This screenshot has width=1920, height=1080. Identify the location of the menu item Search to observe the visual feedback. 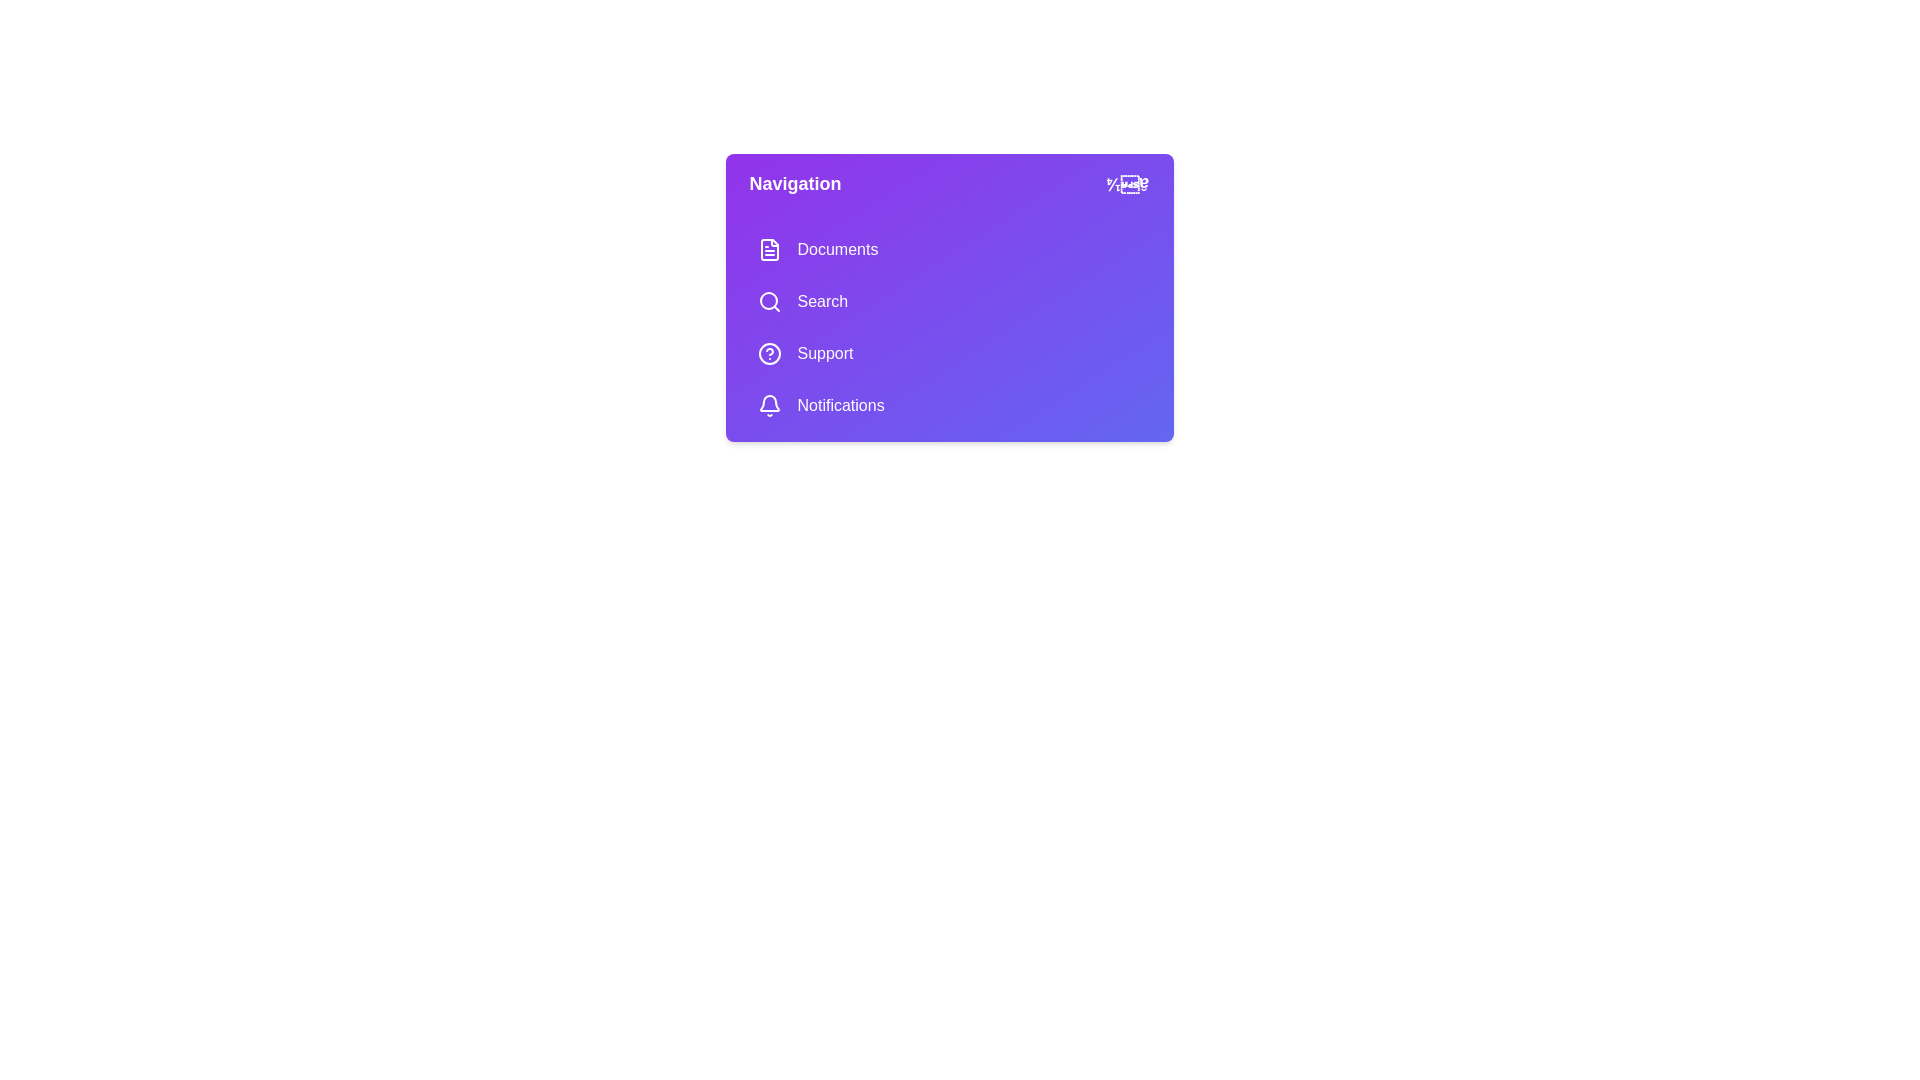
(948, 301).